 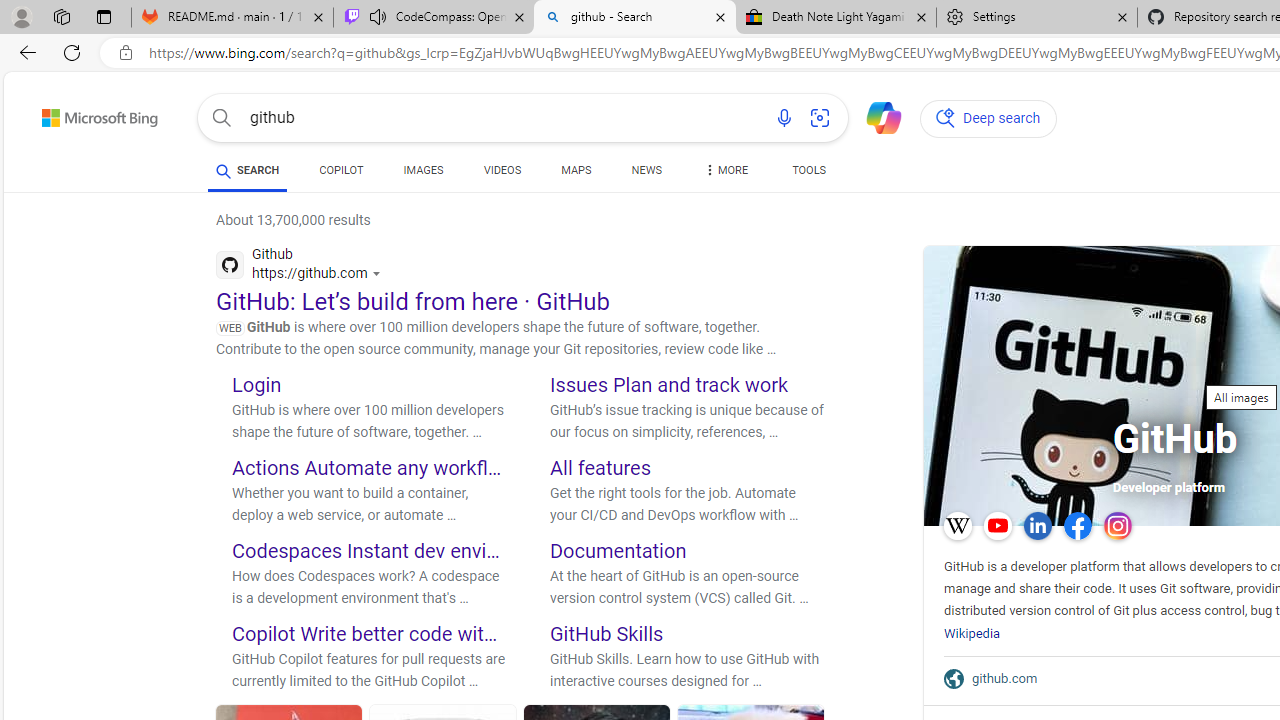 What do you see at coordinates (341, 172) in the screenshot?
I see `'COPILOT'` at bounding box center [341, 172].